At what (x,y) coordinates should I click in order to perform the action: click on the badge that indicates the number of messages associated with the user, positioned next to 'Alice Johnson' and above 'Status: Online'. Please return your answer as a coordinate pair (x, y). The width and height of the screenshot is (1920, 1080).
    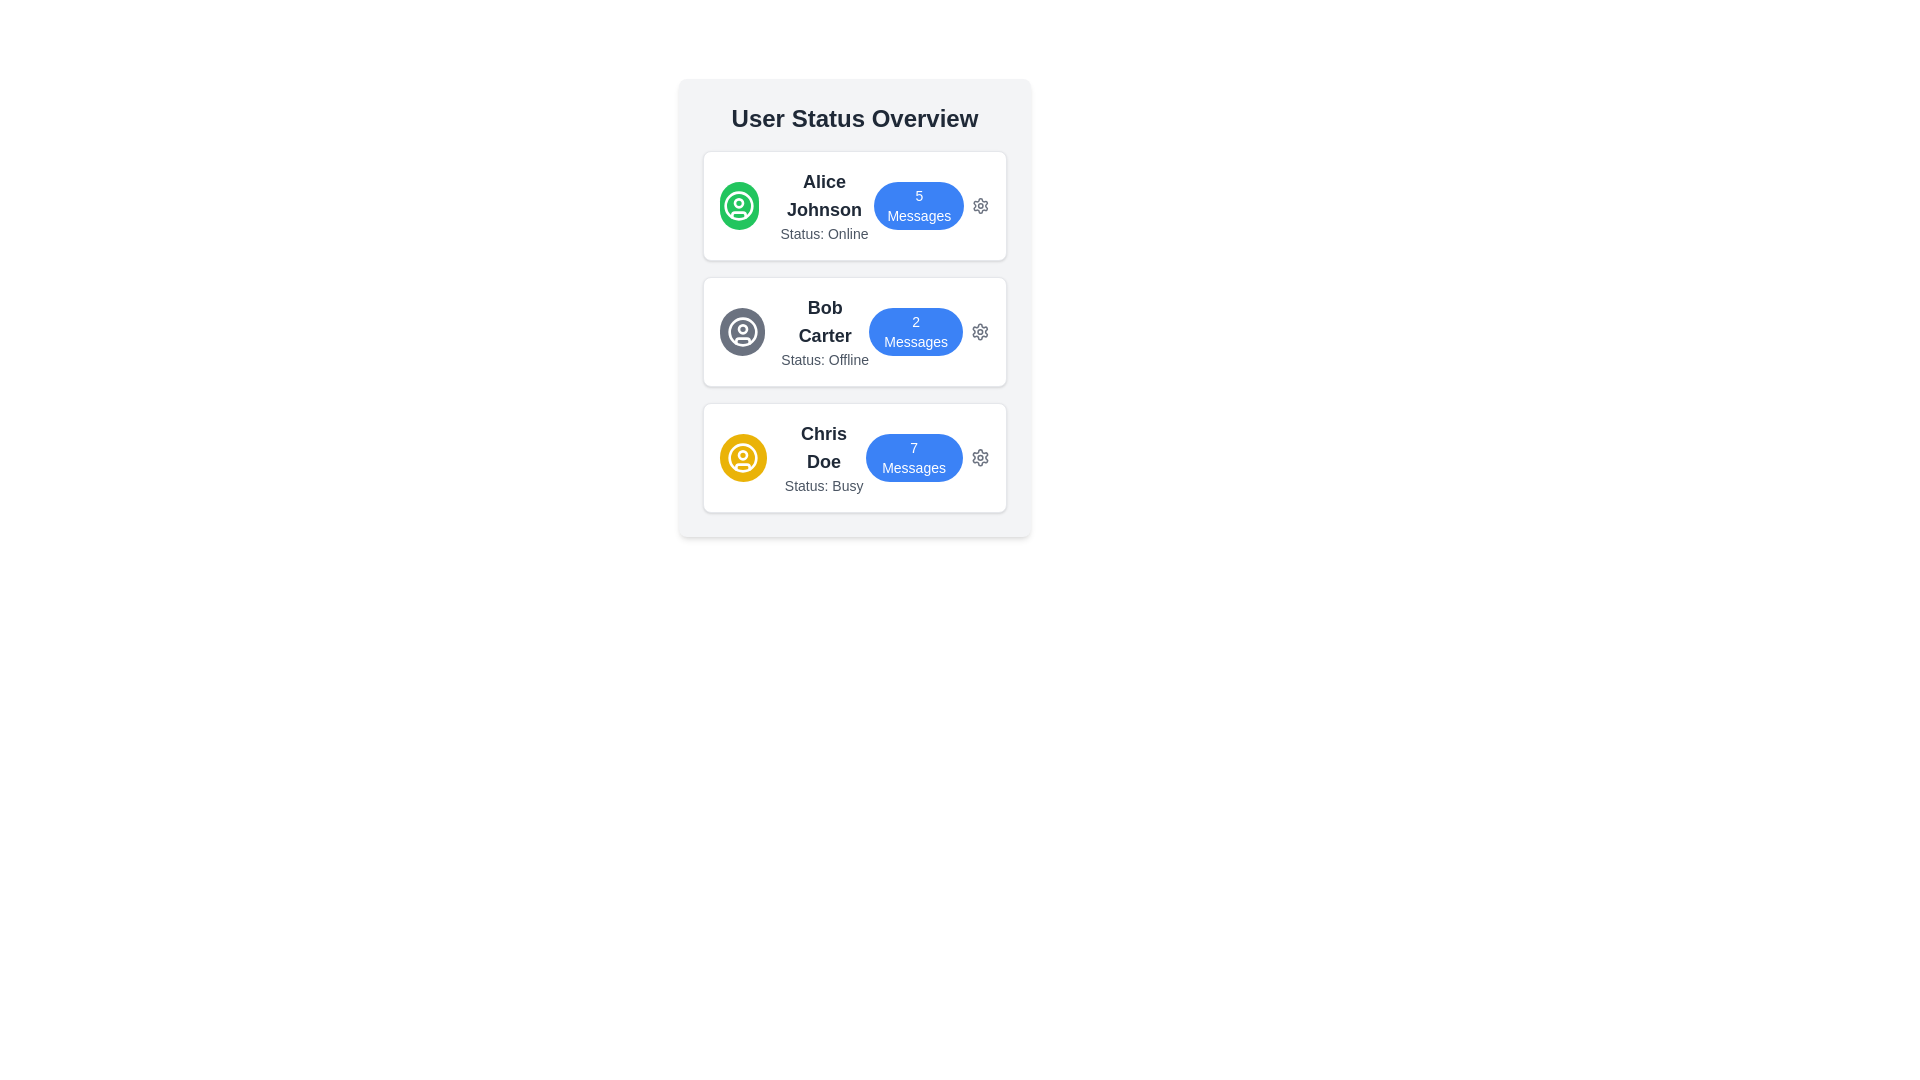
    Looking at the image, I should click on (931, 205).